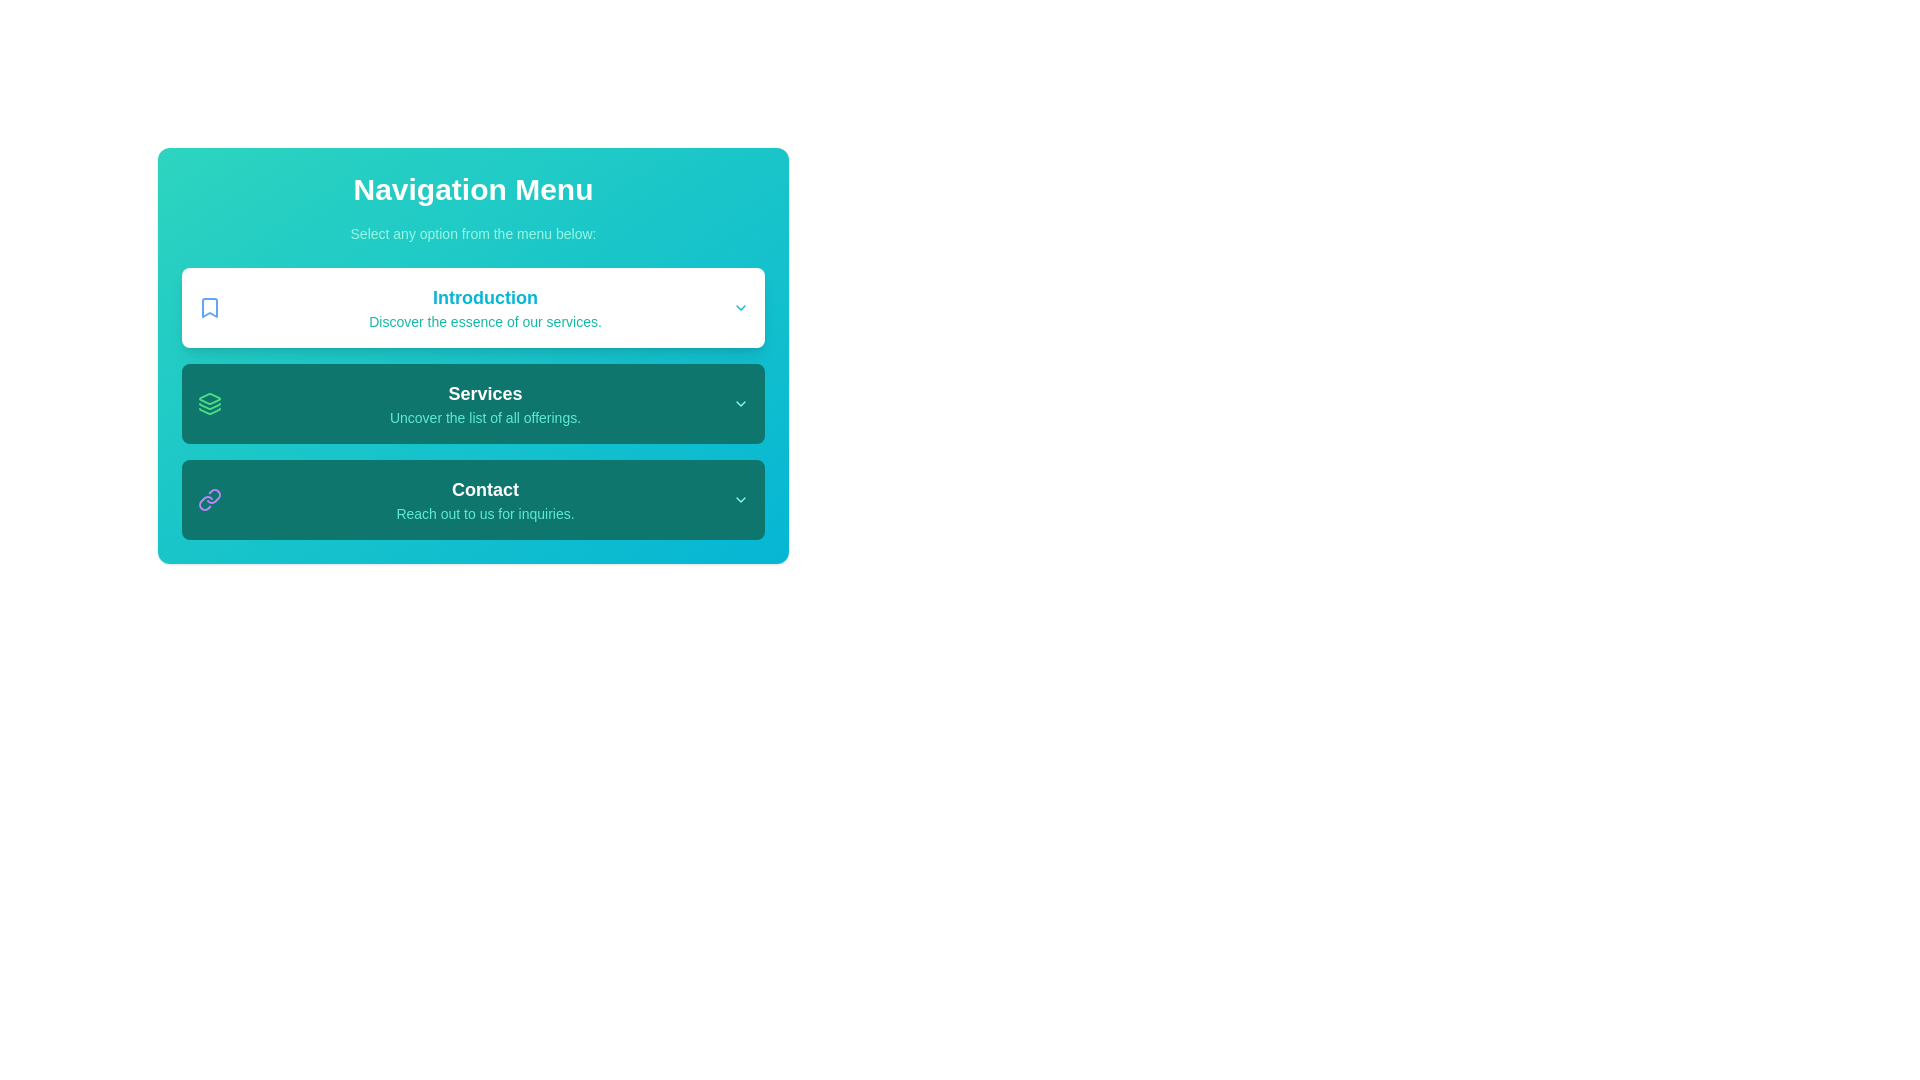  What do you see at coordinates (210, 499) in the screenshot?
I see `the Vector graphic icon located to the left of the 'Contact' text block in the navigation menu` at bounding box center [210, 499].